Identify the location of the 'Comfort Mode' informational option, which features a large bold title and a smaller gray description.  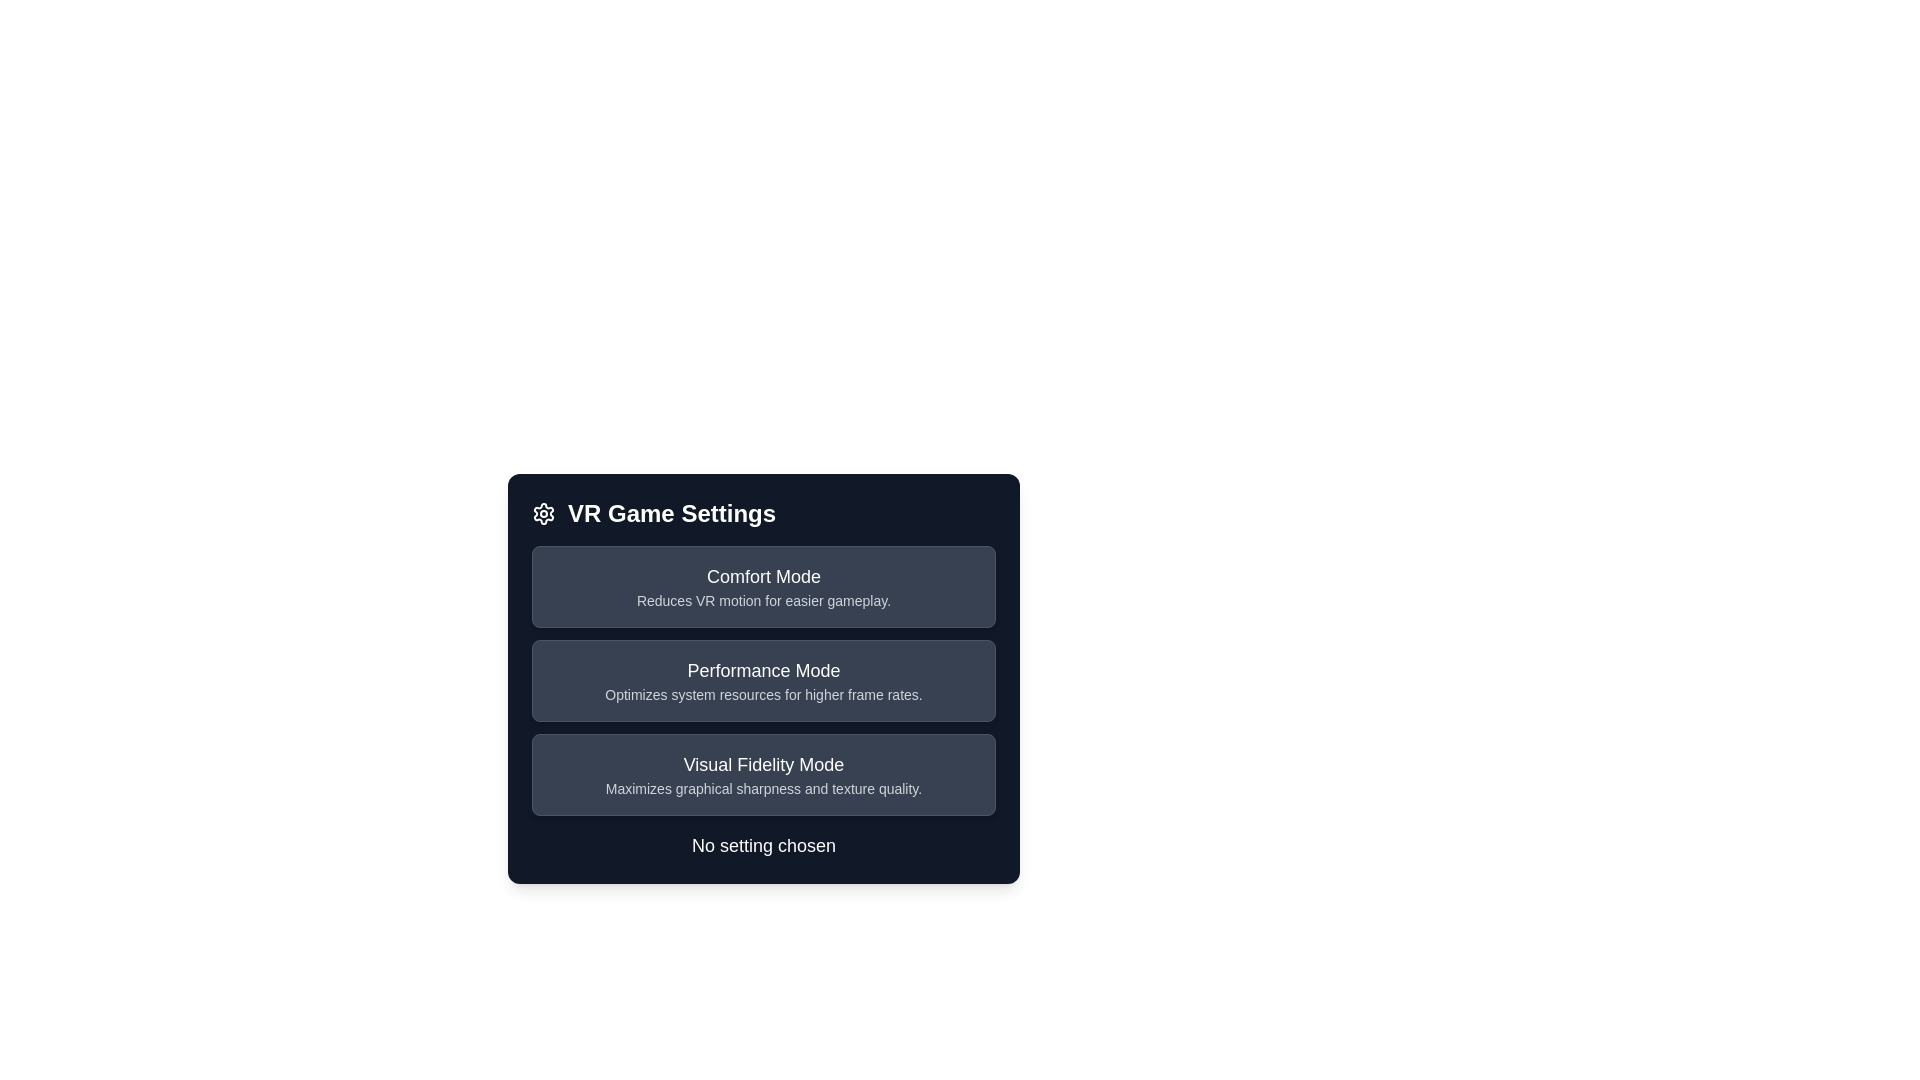
(762, 585).